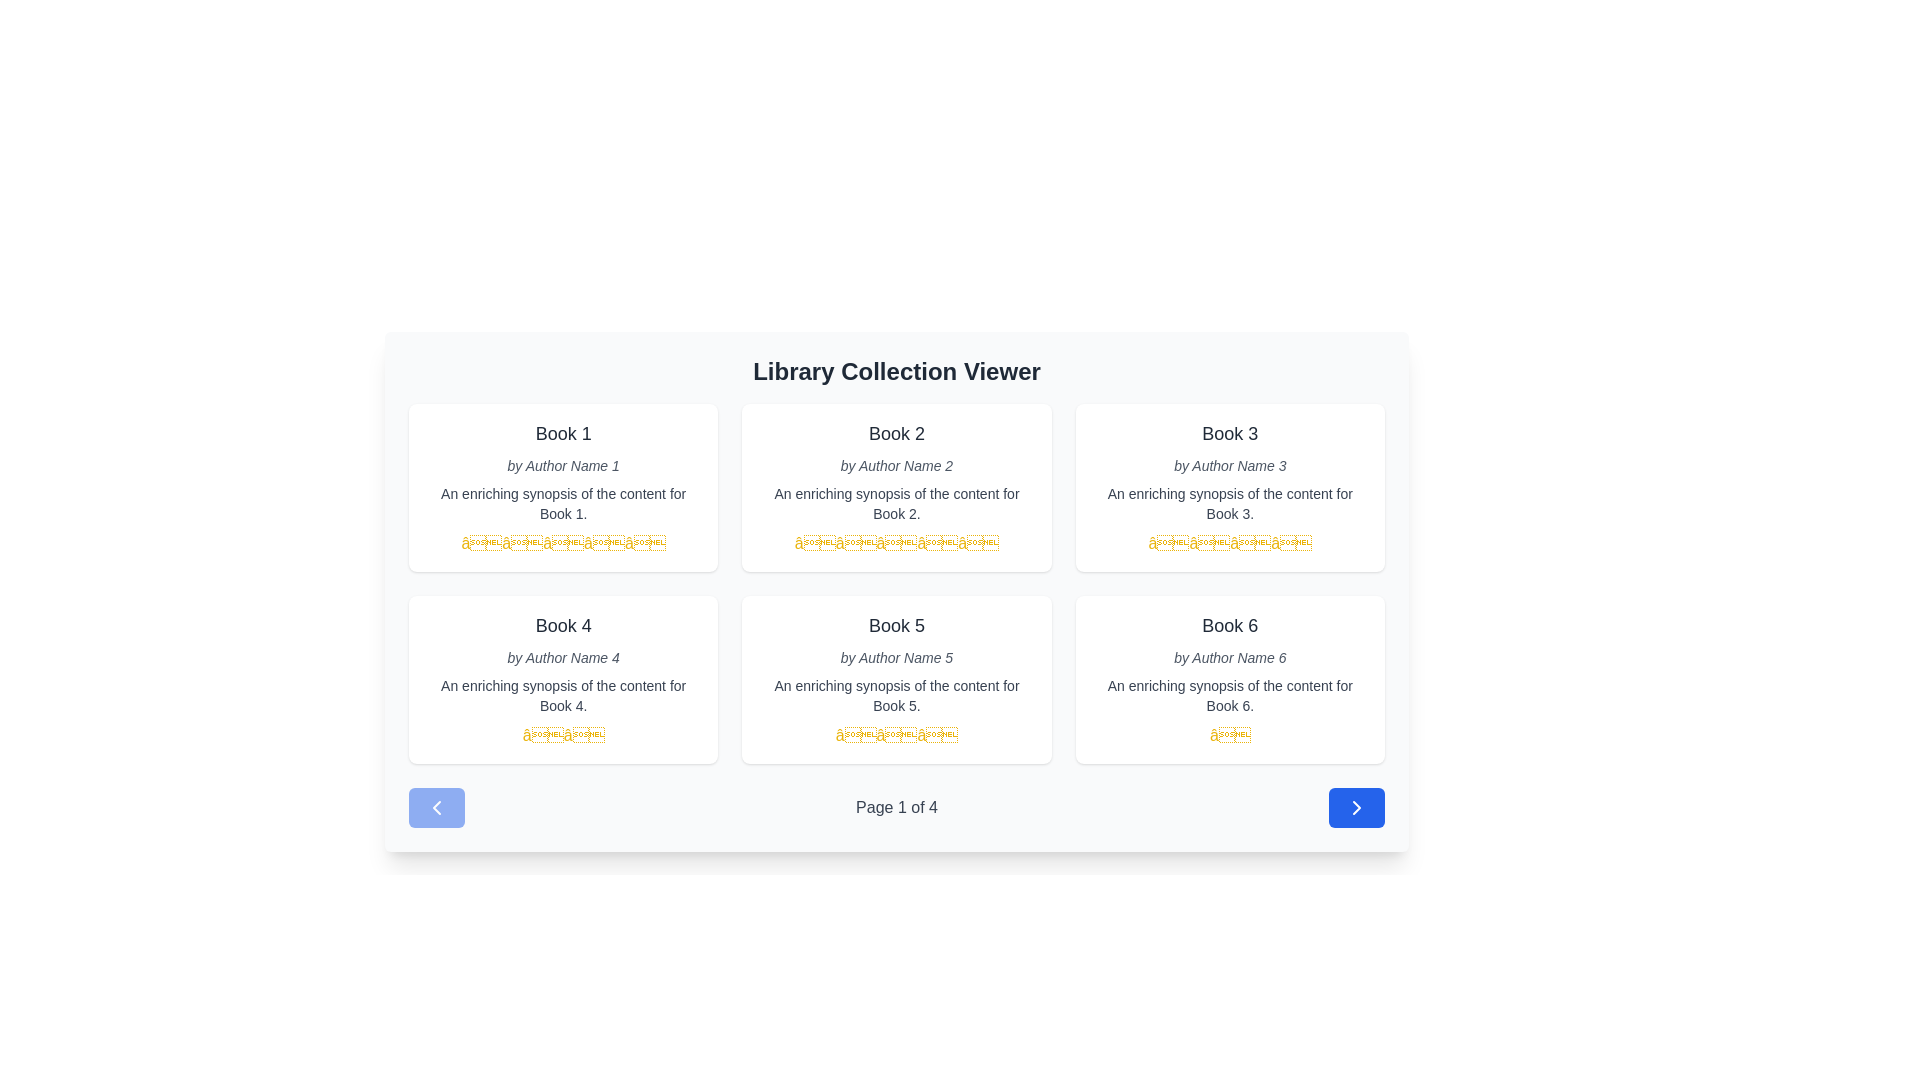  I want to click on the two yellow stars (★★) in the Rating Indicator at the bottom of the 'Book 4' card, so click(562, 736).